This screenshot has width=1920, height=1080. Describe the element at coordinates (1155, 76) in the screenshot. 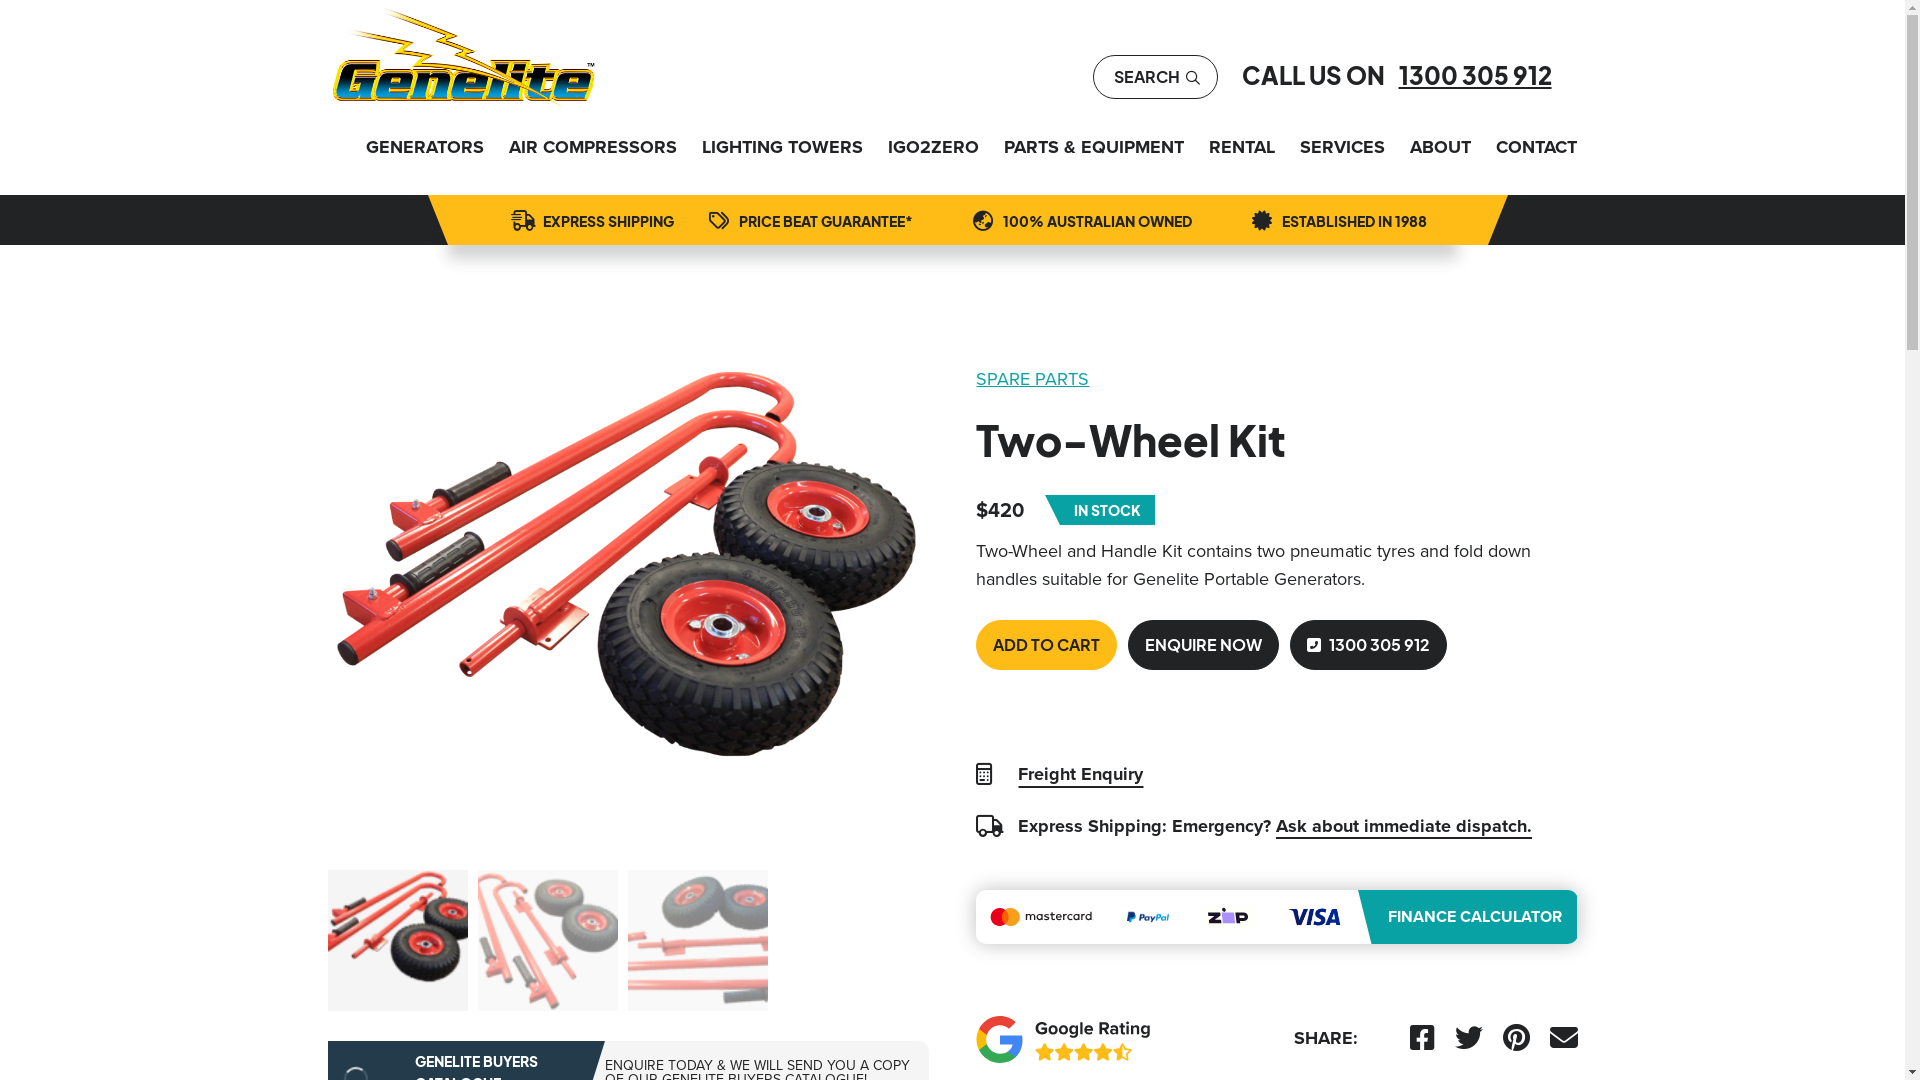

I see `'SEARCH'` at that location.